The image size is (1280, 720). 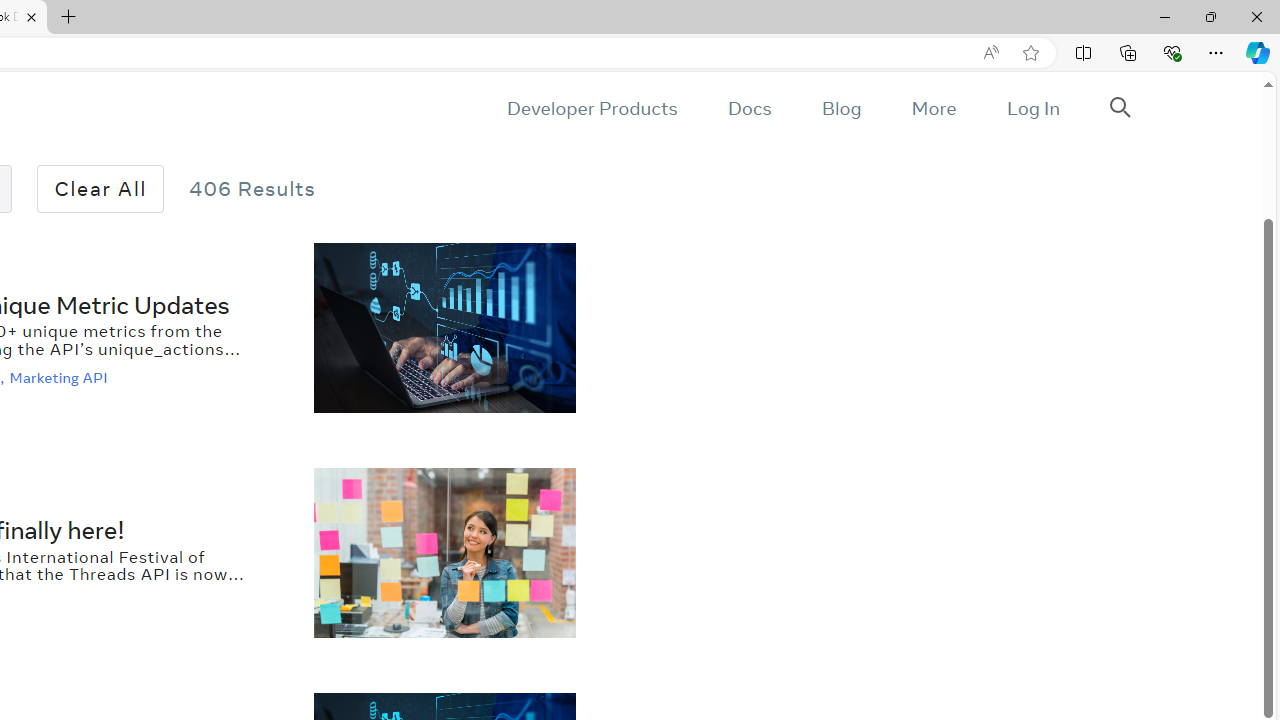 I want to click on 'Log In', so click(x=1032, y=108).